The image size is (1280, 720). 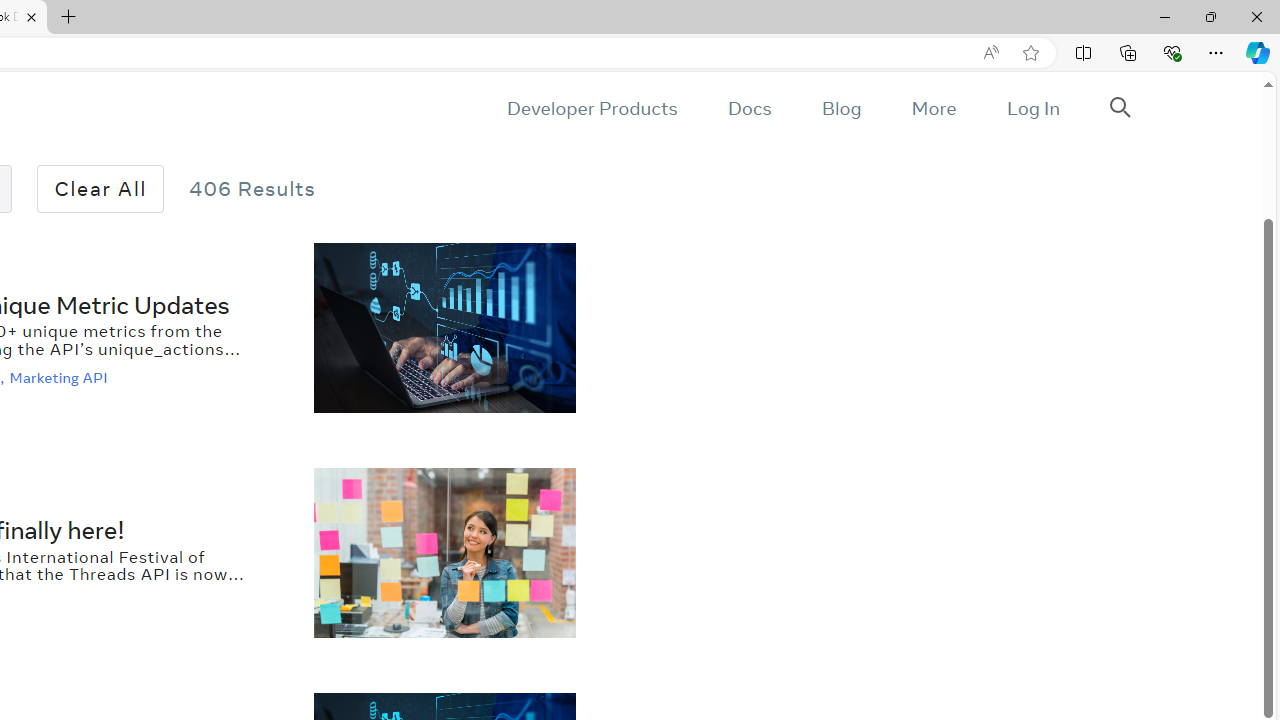 I want to click on 'Log In', so click(x=1032, y=108).